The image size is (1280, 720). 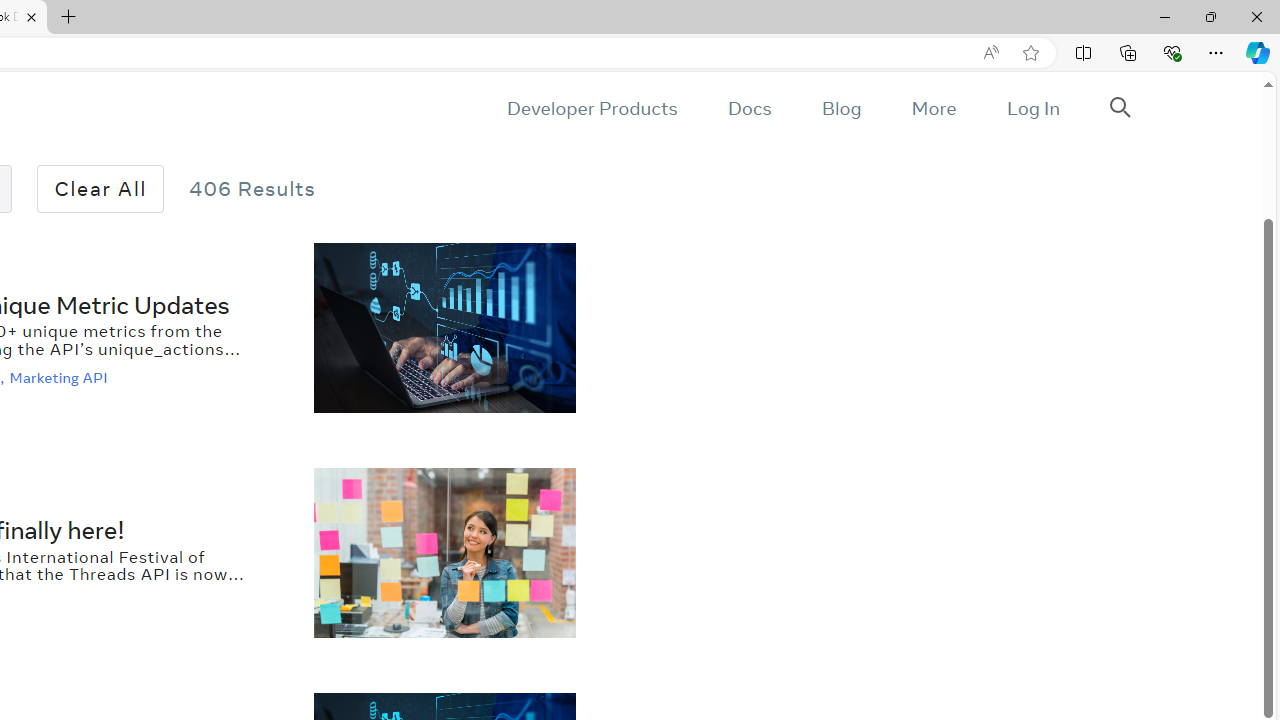 I want to click on 'Log In', so click(x=1032, y=108).